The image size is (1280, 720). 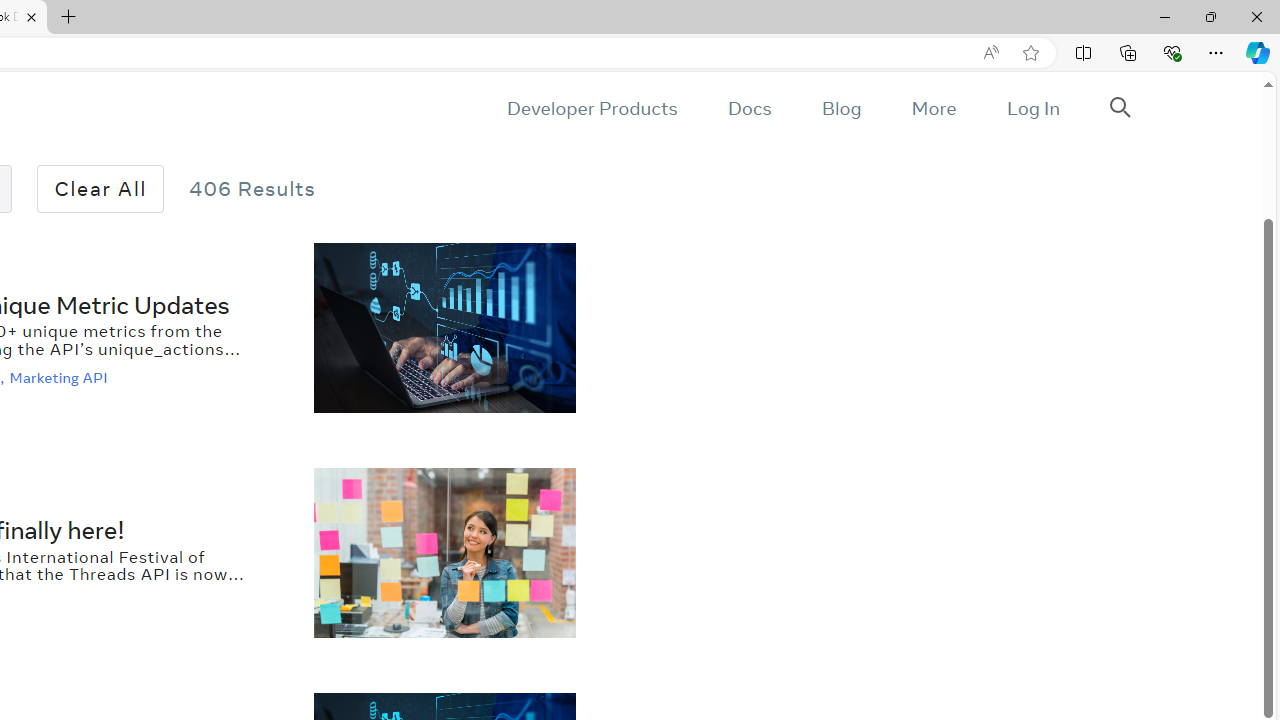 I want to click on 'Log In', so click(x=1032, y=108).